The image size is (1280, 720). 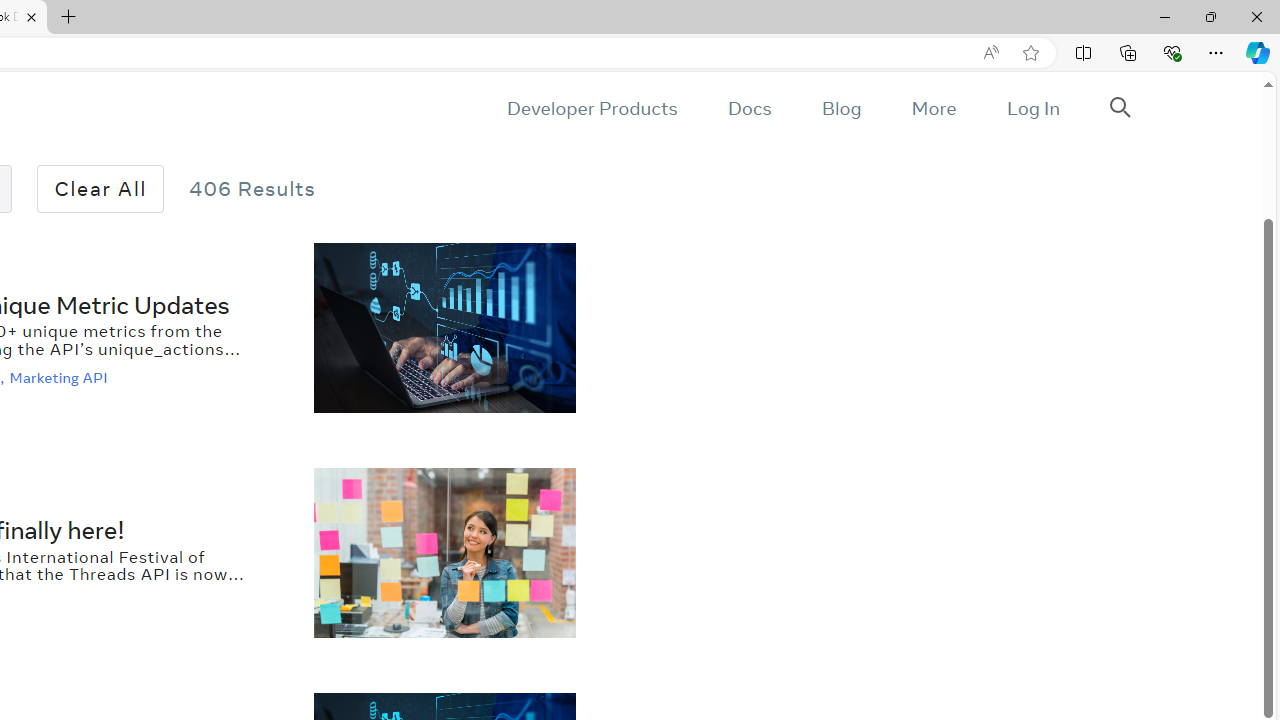 I want to click on 'Log In', so click(x=1032, y=108).